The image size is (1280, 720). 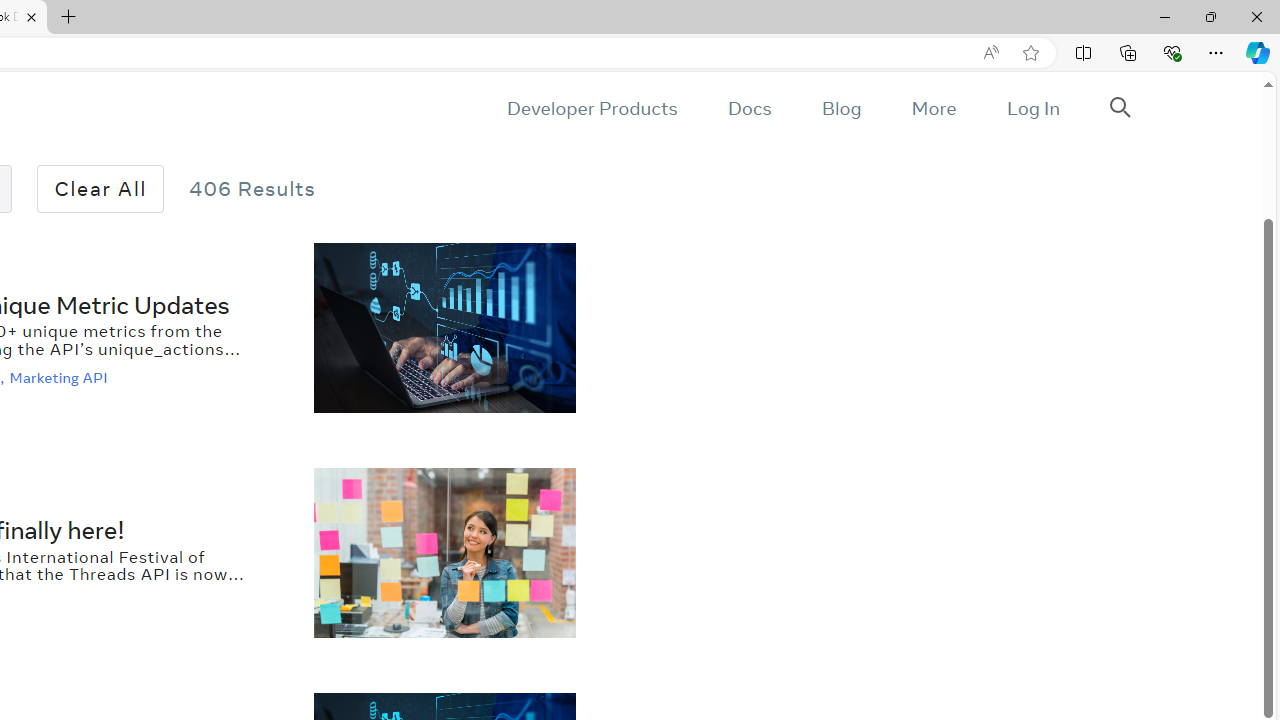 I want to click on 'Log In', so click(x=1032, y=108).